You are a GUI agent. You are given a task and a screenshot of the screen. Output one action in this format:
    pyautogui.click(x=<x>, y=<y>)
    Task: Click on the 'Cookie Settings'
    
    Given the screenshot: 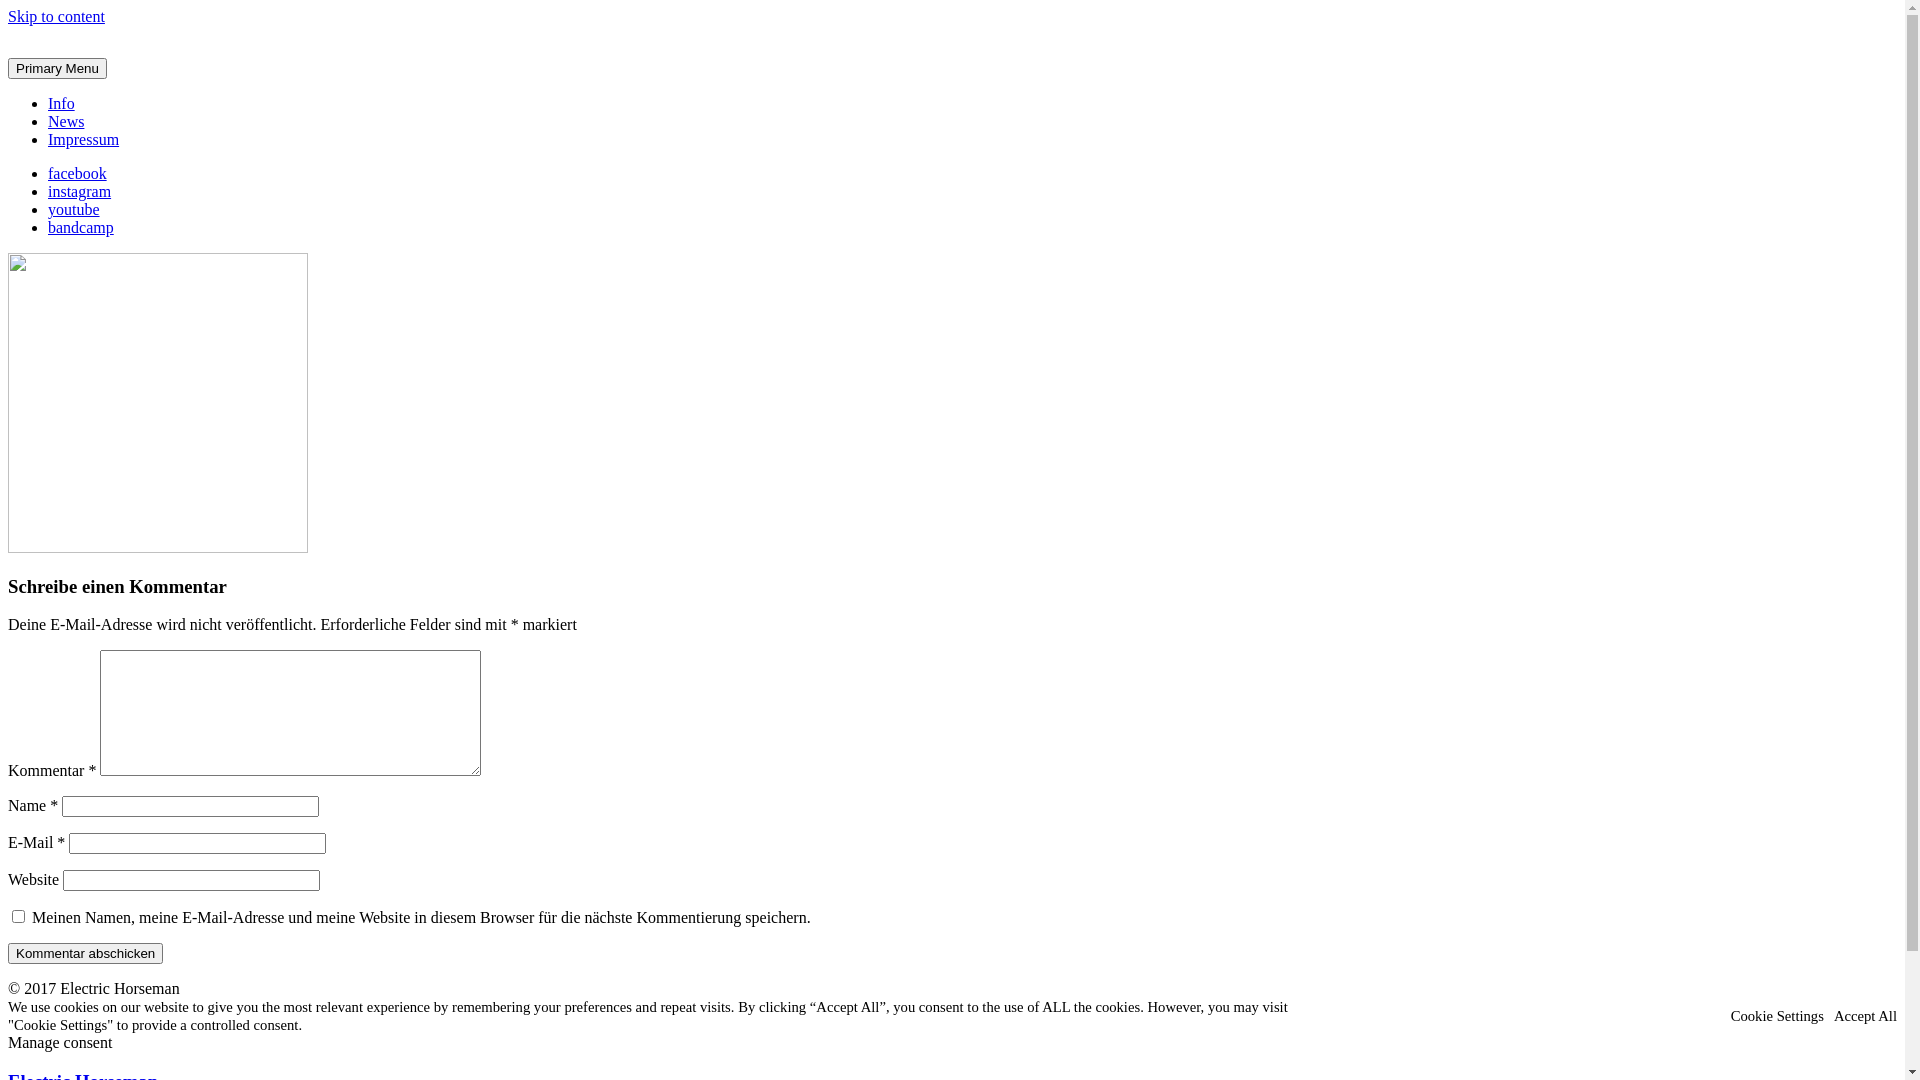 What is the action you would take?
    pyautogui.click(x=1777, y=1015)
    